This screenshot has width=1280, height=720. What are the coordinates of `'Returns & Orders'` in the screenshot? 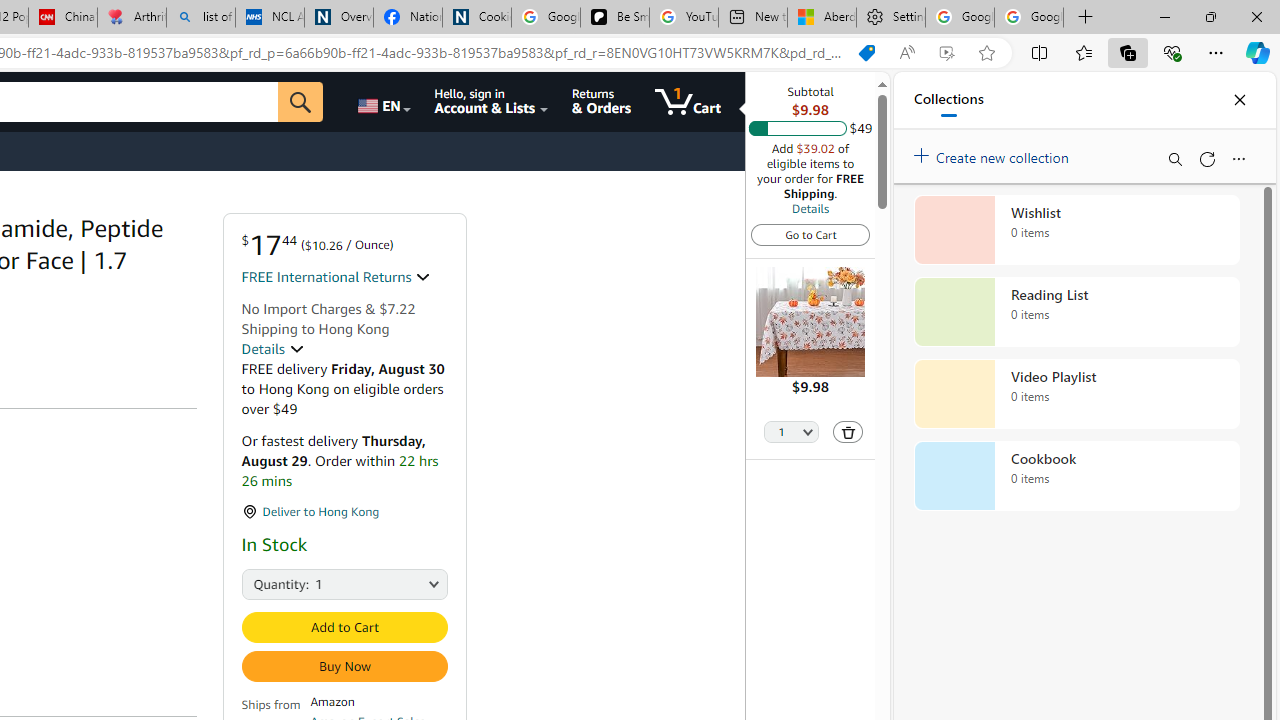 It's located at (600, 101).